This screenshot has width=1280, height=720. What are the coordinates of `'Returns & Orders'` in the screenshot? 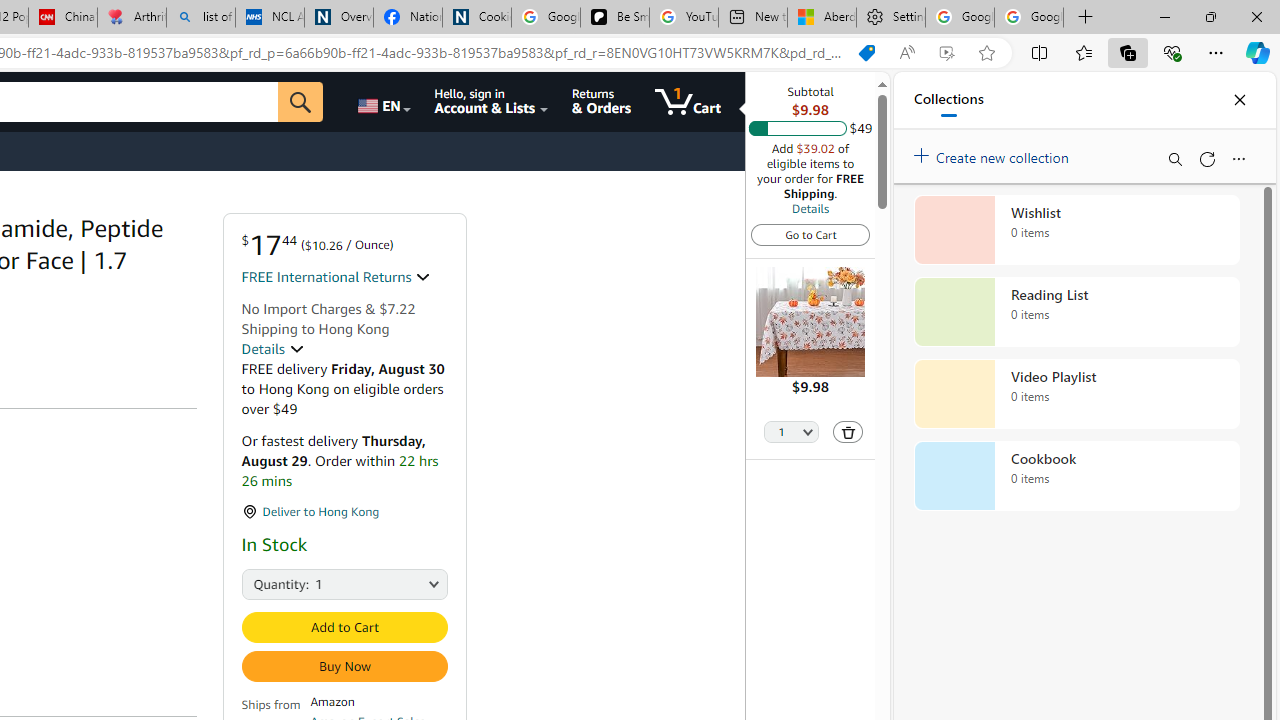 It's located at (600, 101).